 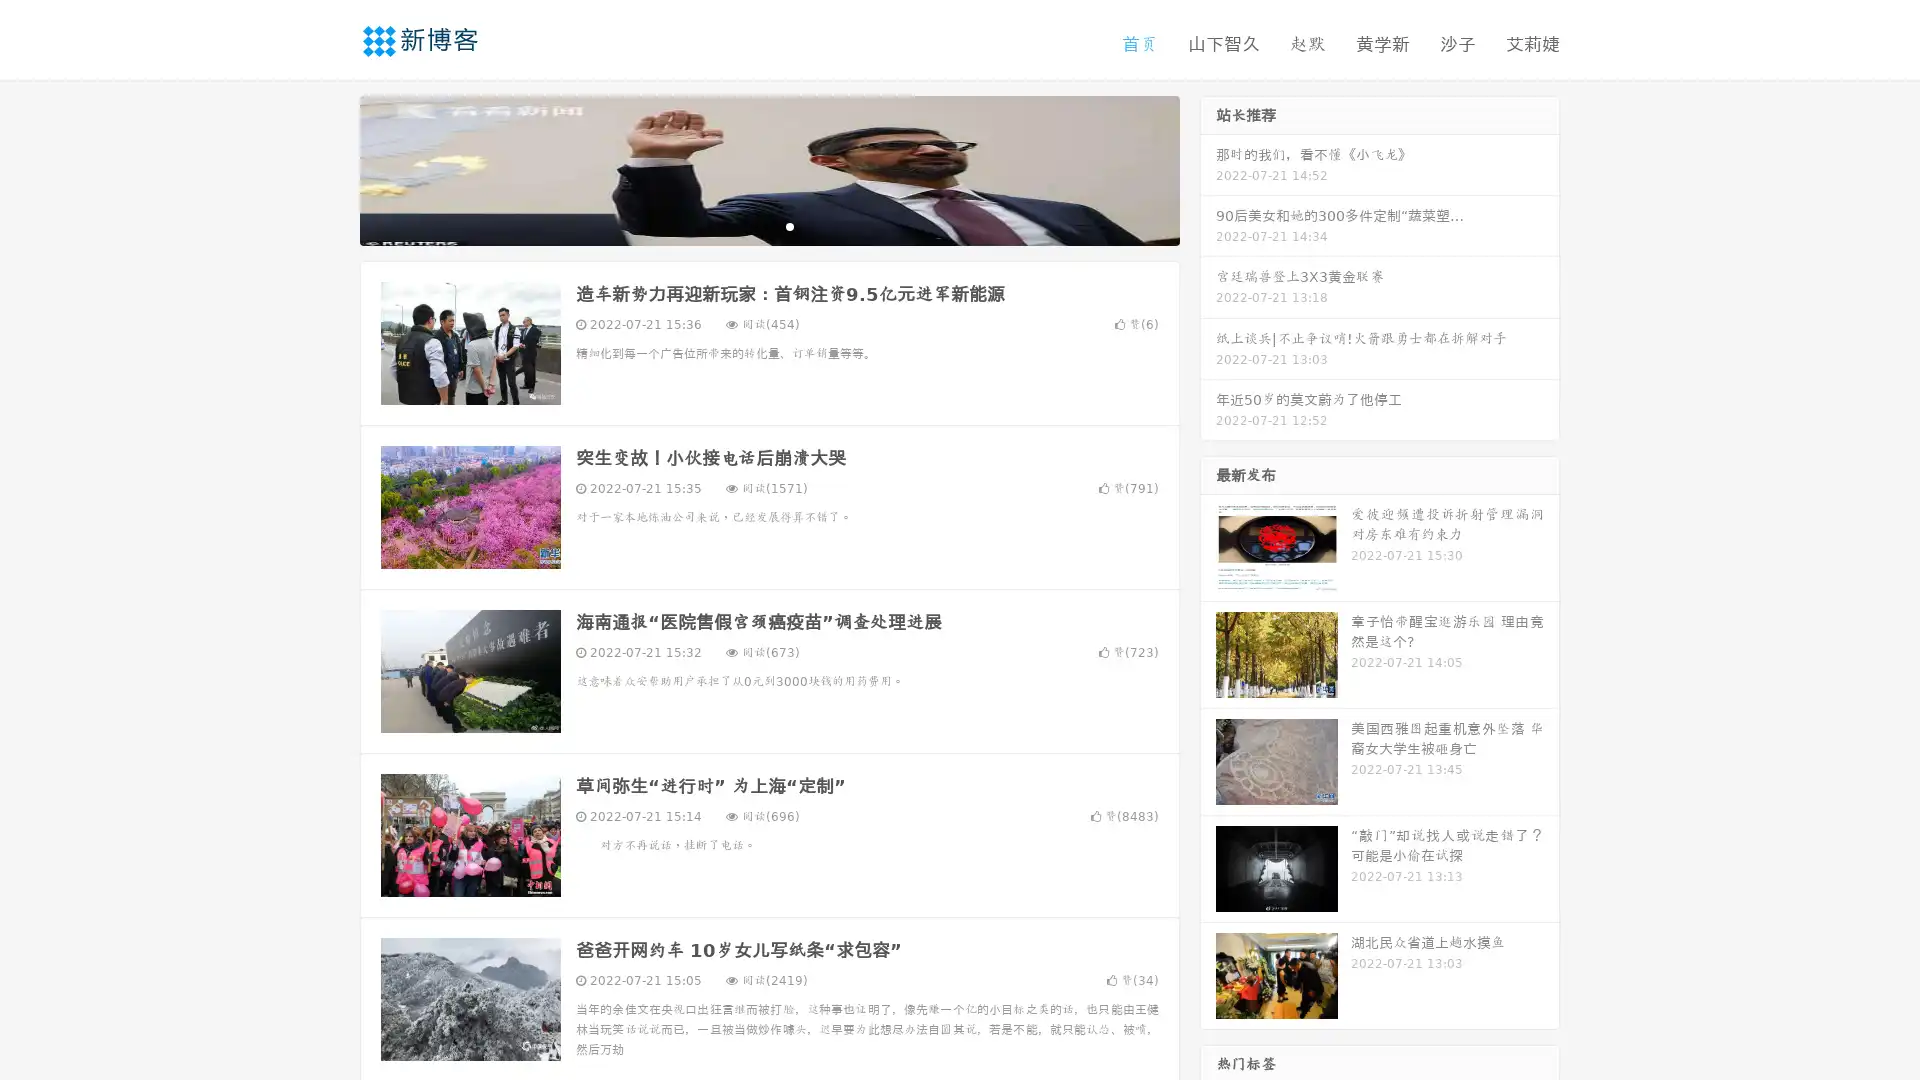 I want to click on Go to slide 1, so click(x=748, y=225).